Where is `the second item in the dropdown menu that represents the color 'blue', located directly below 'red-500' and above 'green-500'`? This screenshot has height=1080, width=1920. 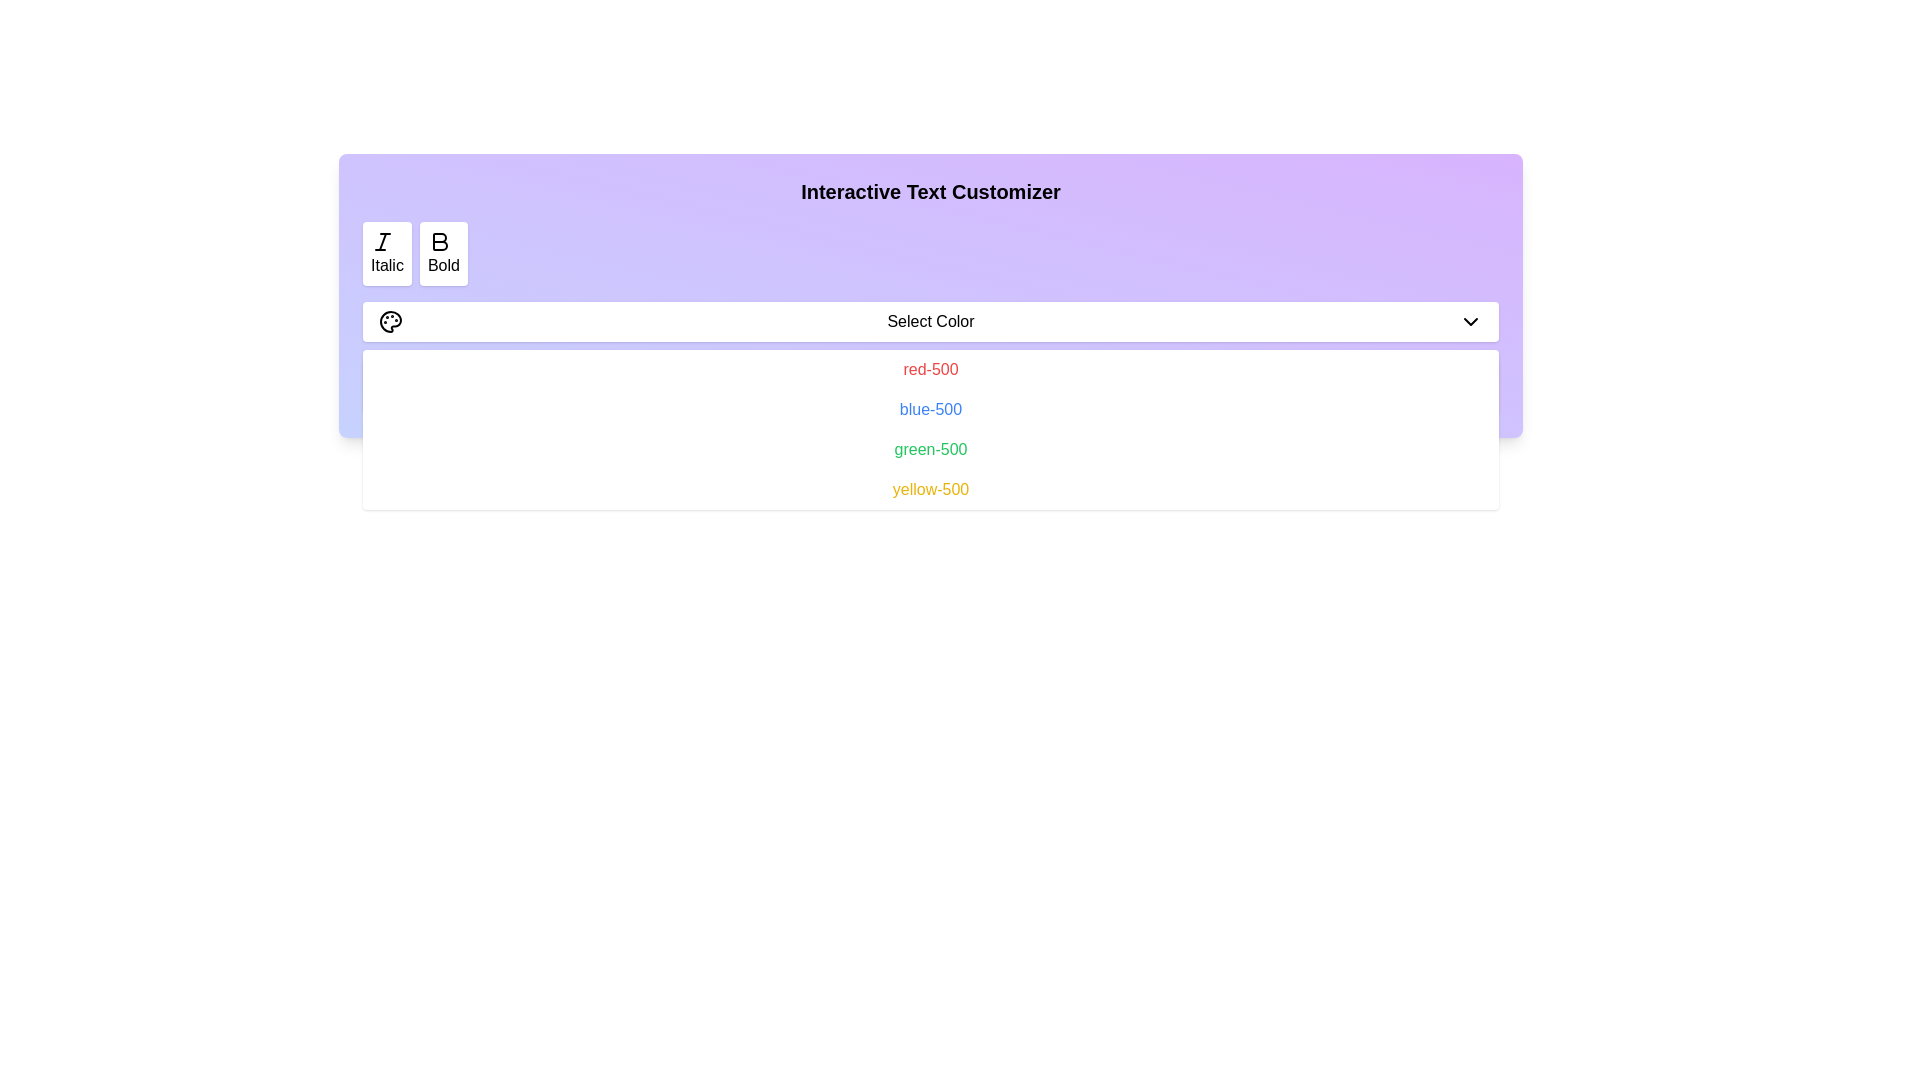
the second item in the dropdown menu that represents the color 'blue', located directly below 'red-500' and above 'green-500' is located at coordinates (930, 408).